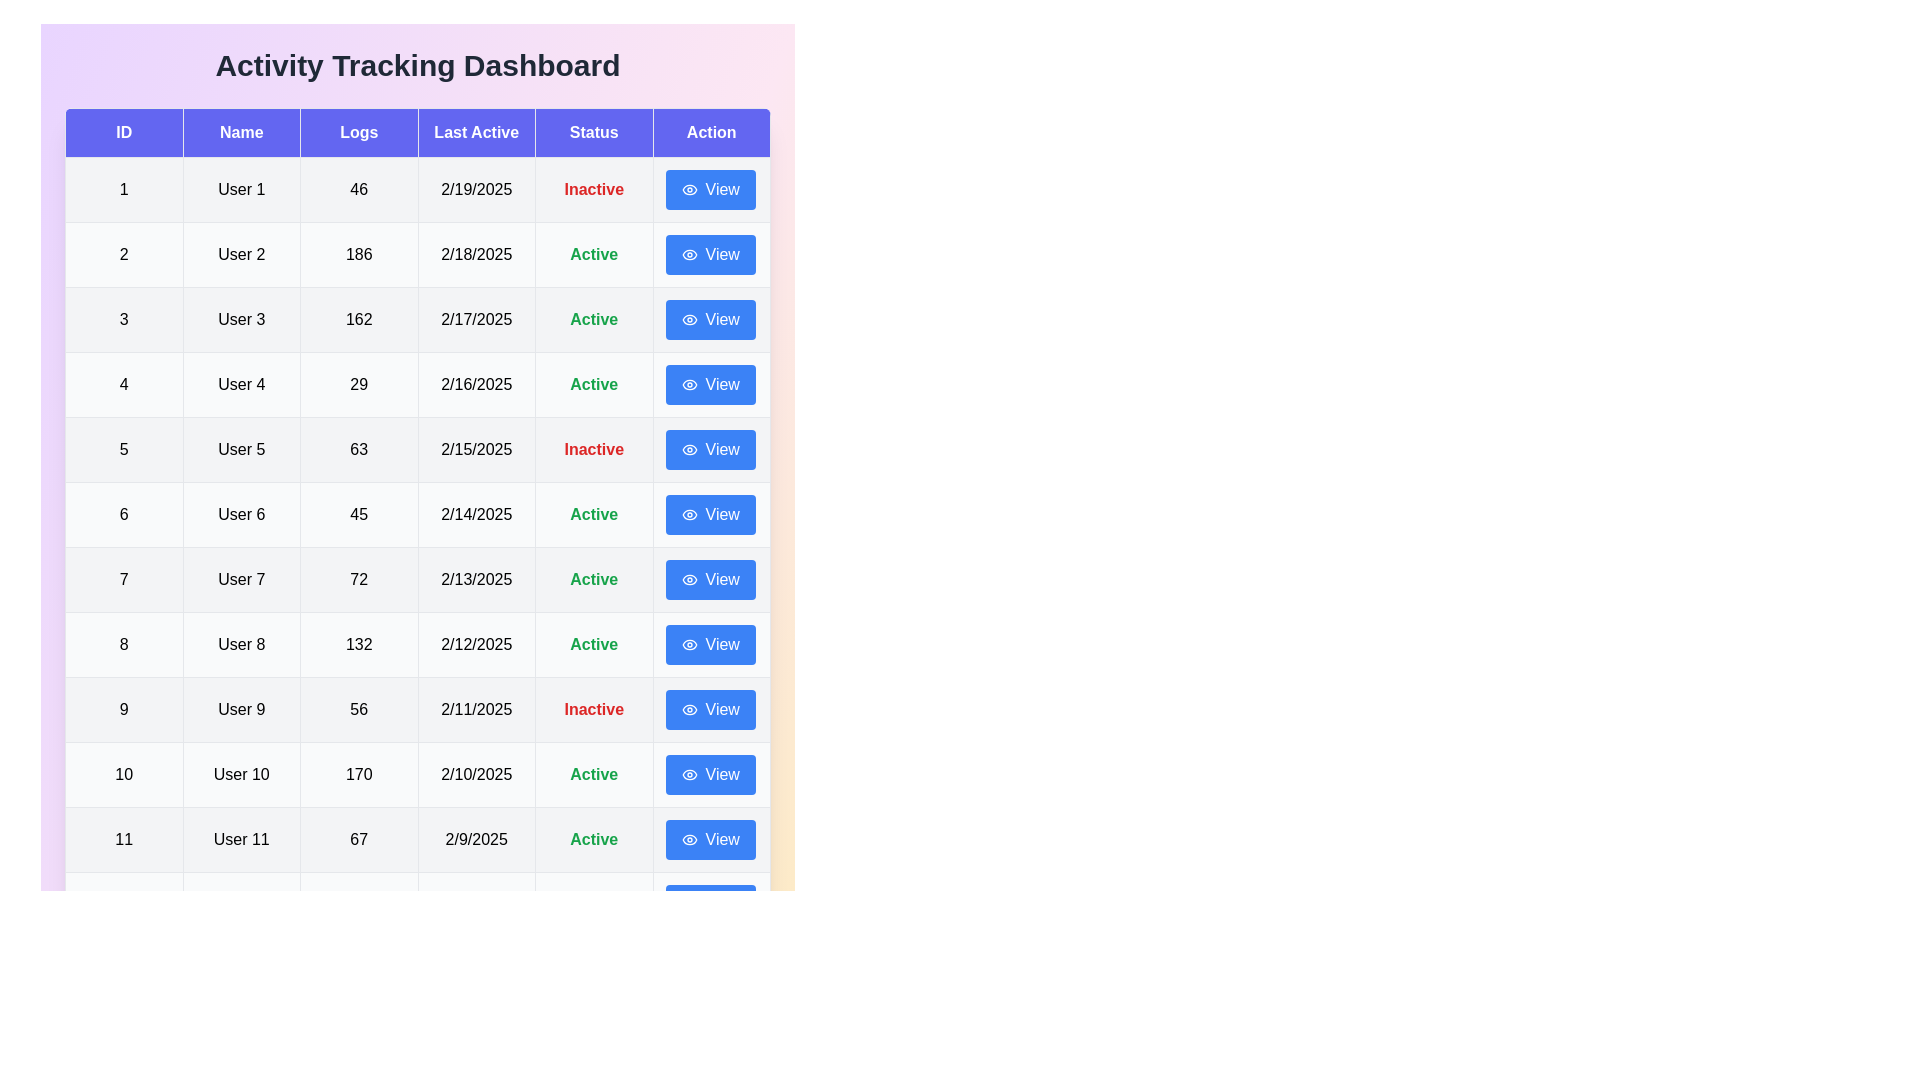 The width and height of the screenshot is (1920, 1080). I want to click on the table headers to inspect their content, so click(416, 132).